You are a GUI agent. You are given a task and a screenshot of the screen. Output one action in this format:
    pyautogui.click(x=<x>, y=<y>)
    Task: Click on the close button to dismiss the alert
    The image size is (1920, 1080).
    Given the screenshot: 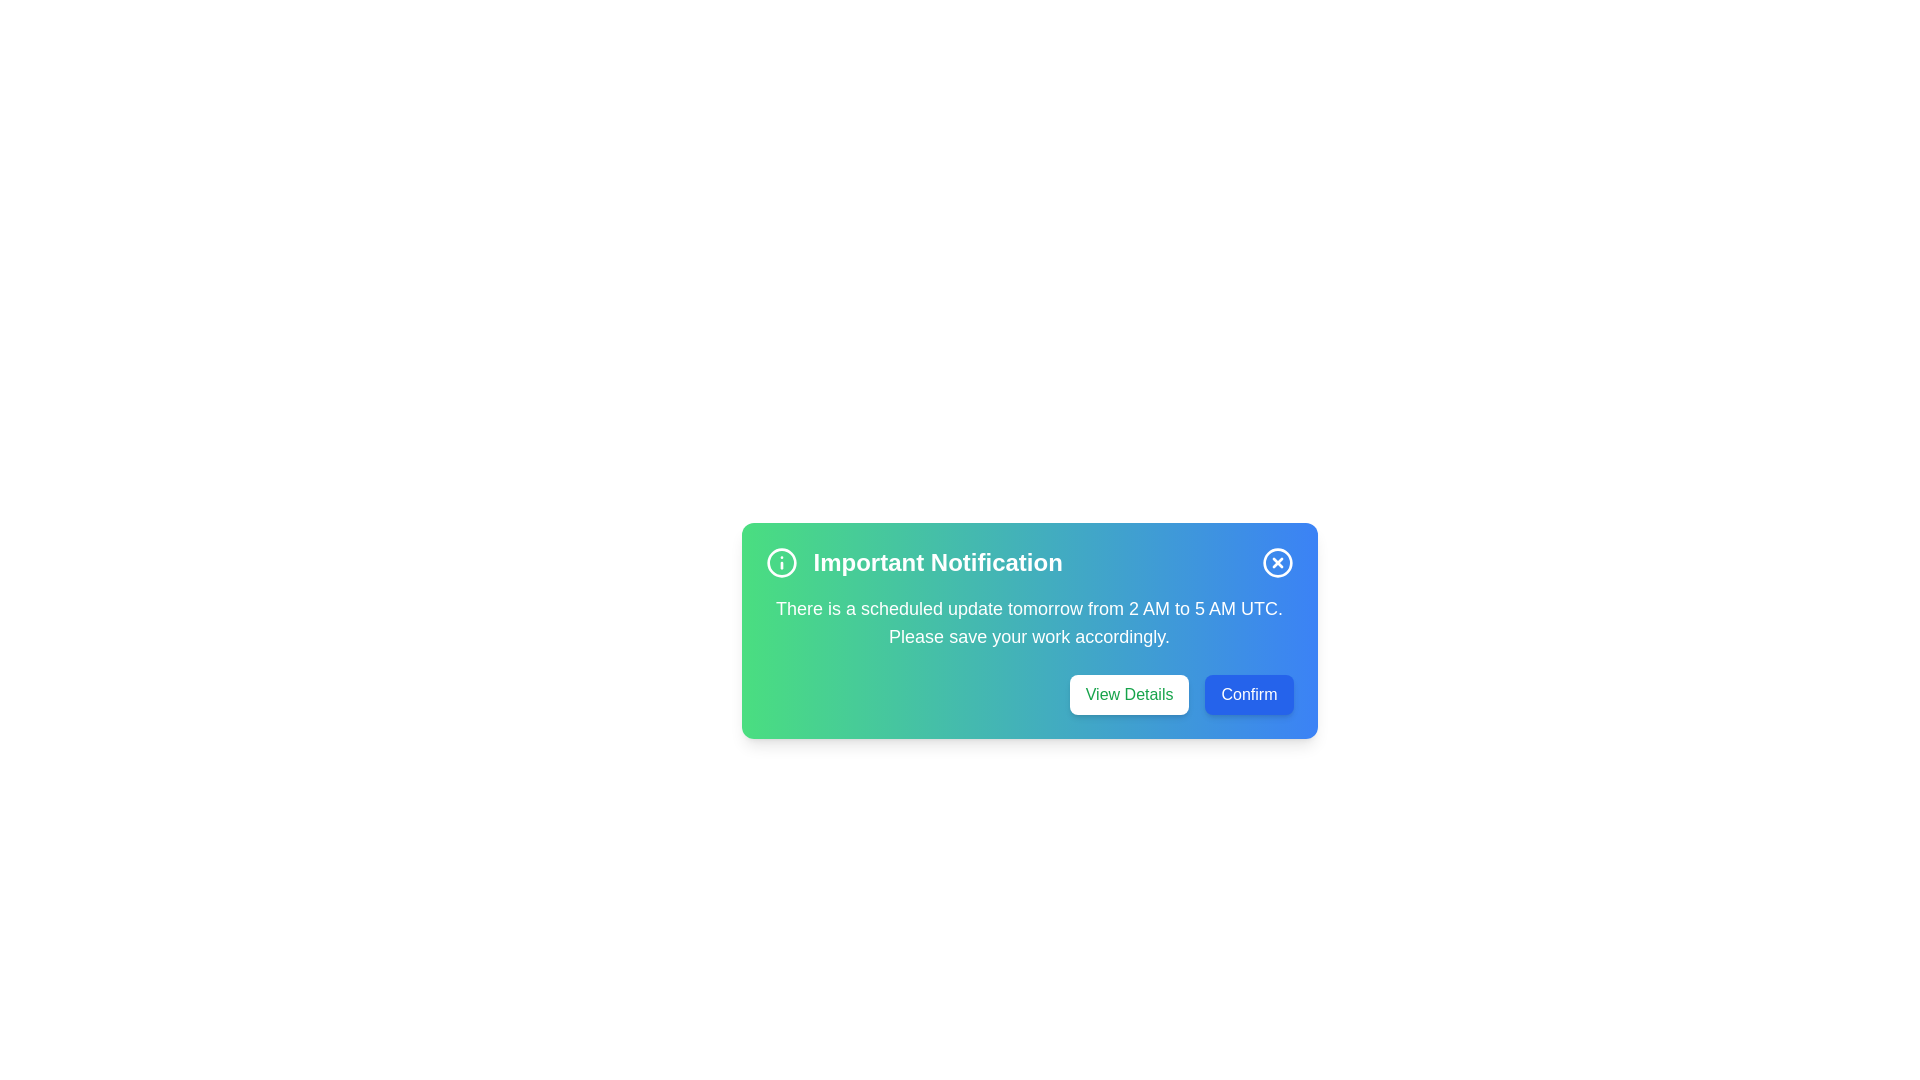 What is the action you would take?
    pyautogui.click(x=1276, y=563)
    